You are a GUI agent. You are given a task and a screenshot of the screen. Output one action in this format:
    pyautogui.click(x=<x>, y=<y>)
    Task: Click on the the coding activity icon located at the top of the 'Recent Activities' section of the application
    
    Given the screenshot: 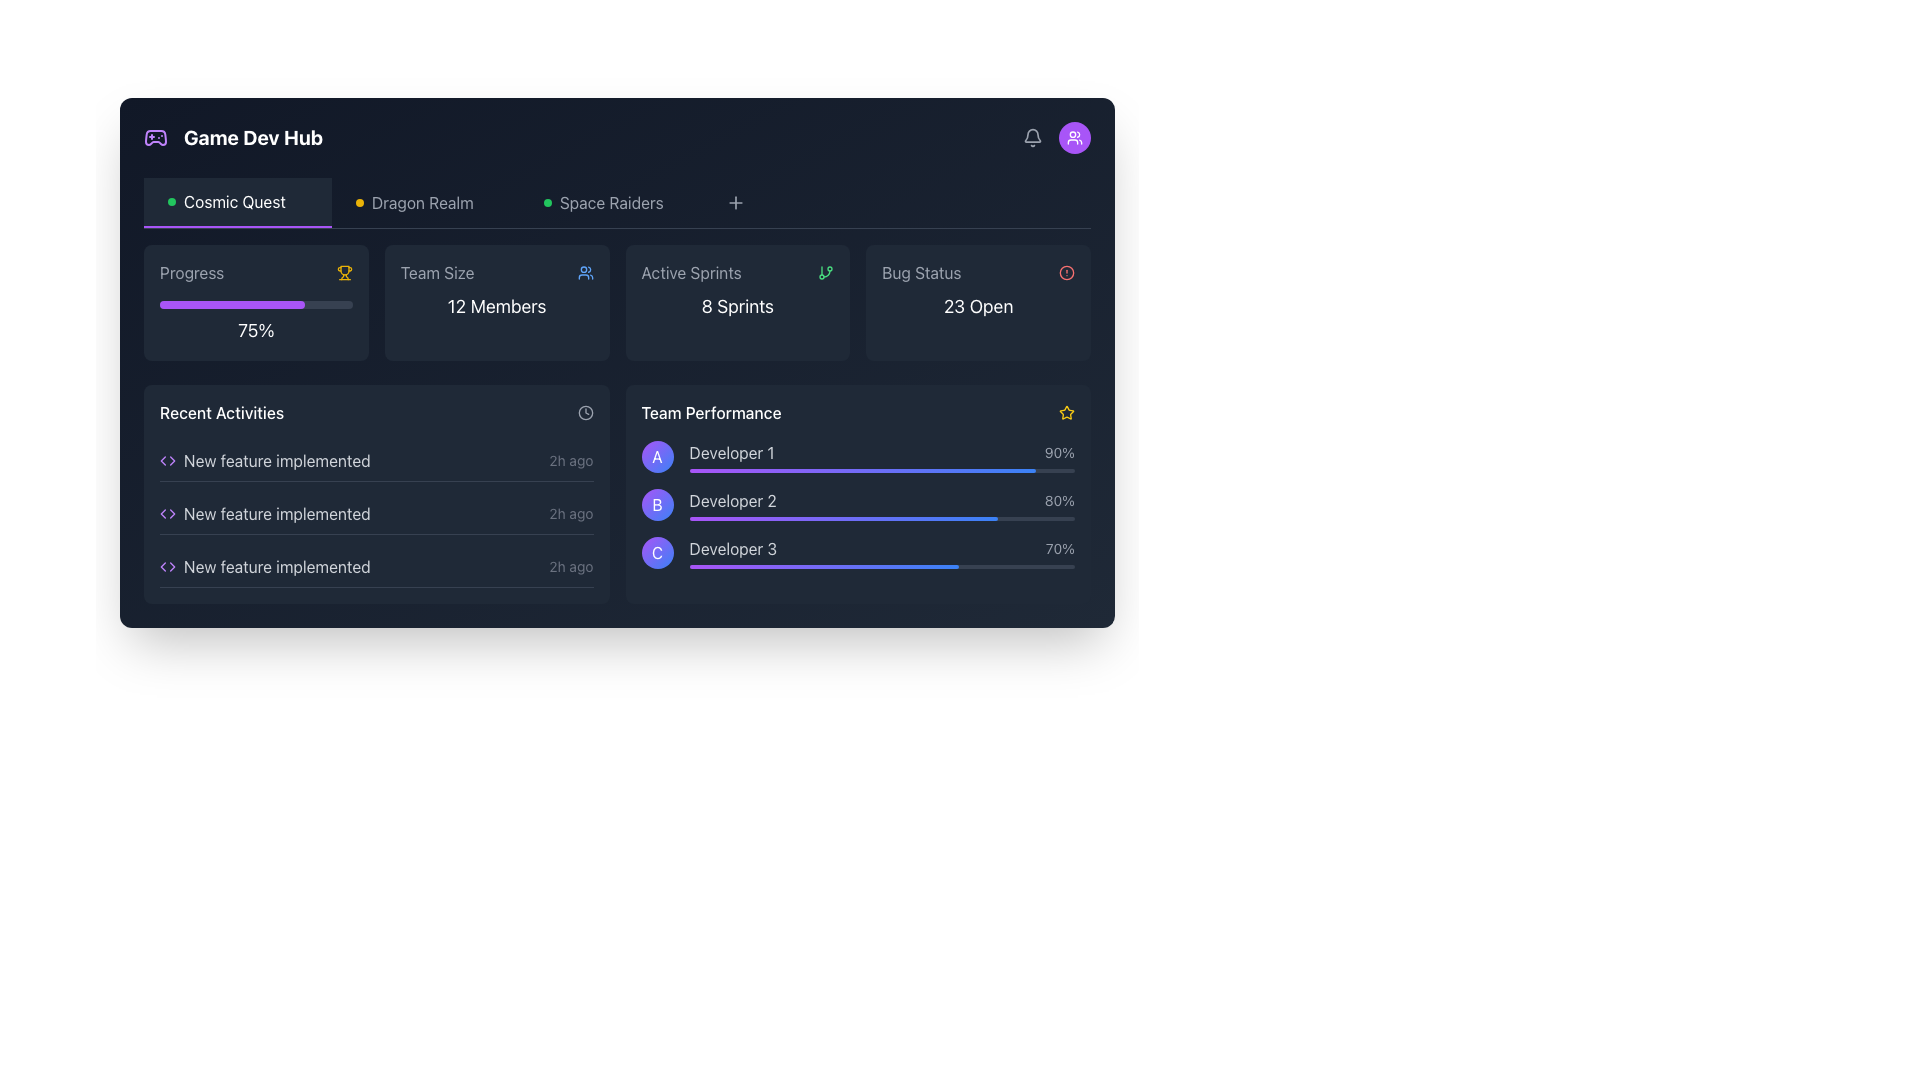 What is the action you would take?
    pyautogui.click(x=168, y=461)
    